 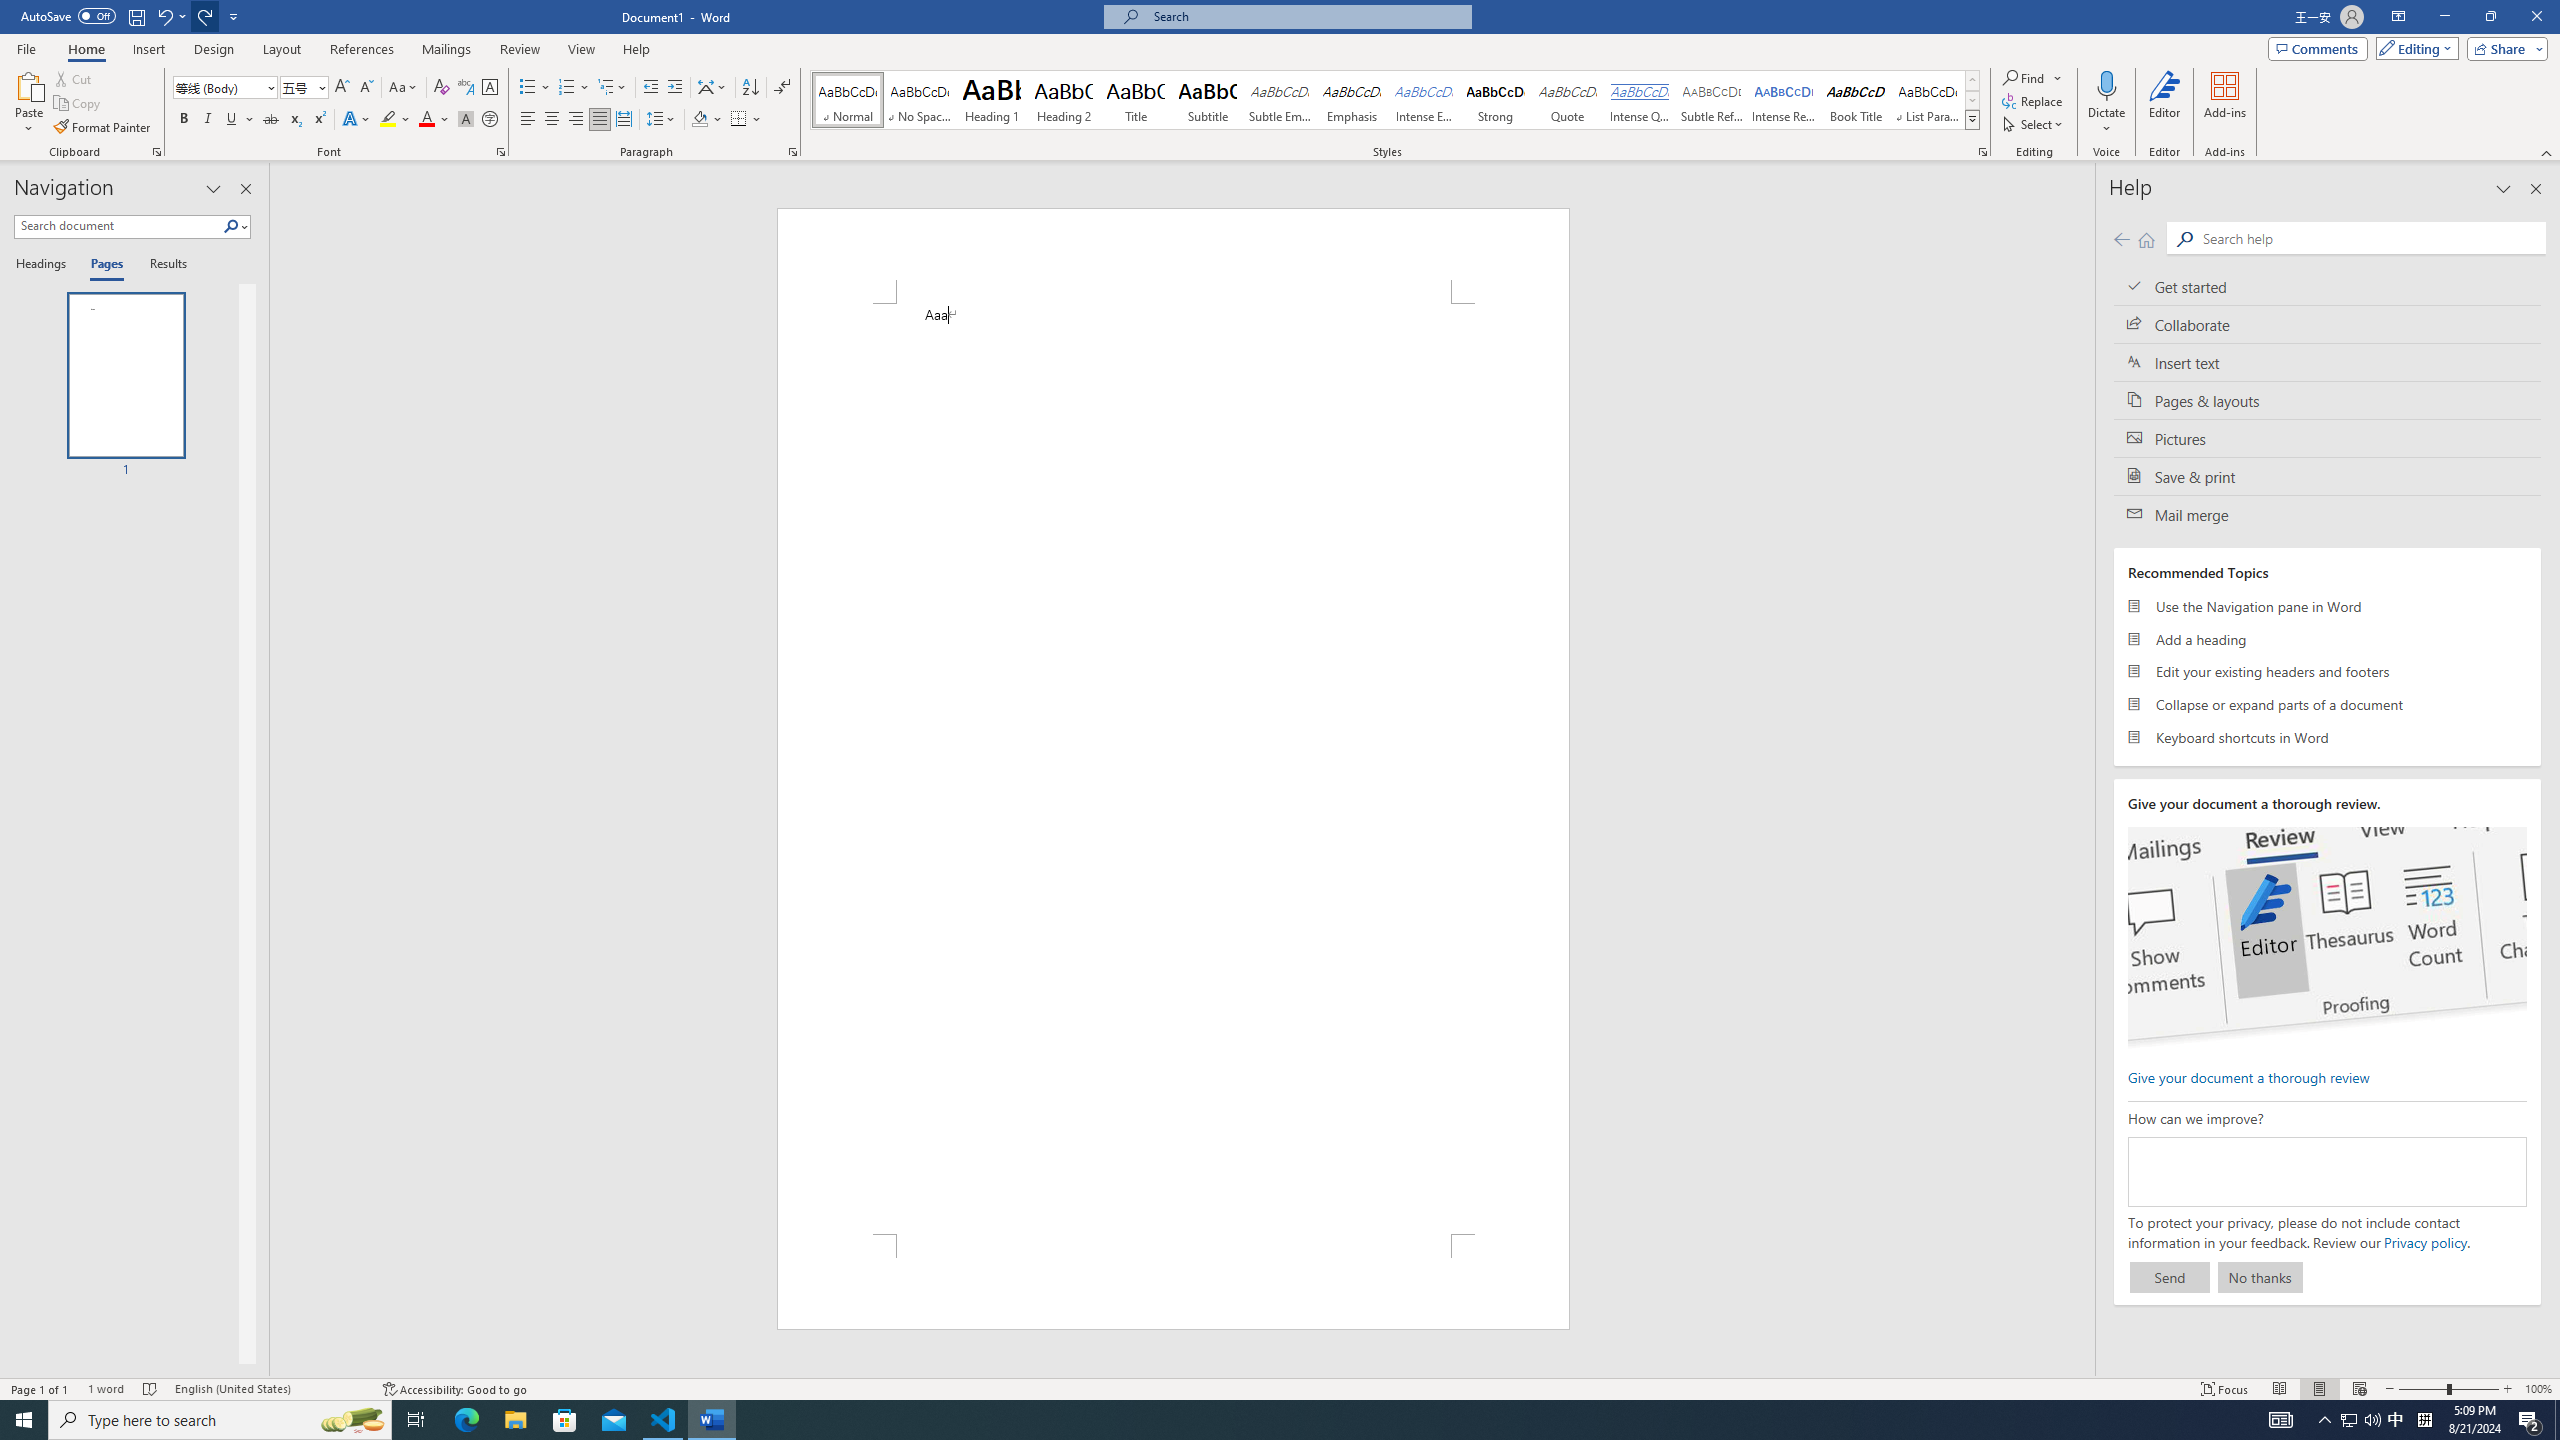 What do you see at coordinates (40, 1389) in the screenshot?
I see `'Page Number Page 1 of 1'` at bounding box center [40, 1389].